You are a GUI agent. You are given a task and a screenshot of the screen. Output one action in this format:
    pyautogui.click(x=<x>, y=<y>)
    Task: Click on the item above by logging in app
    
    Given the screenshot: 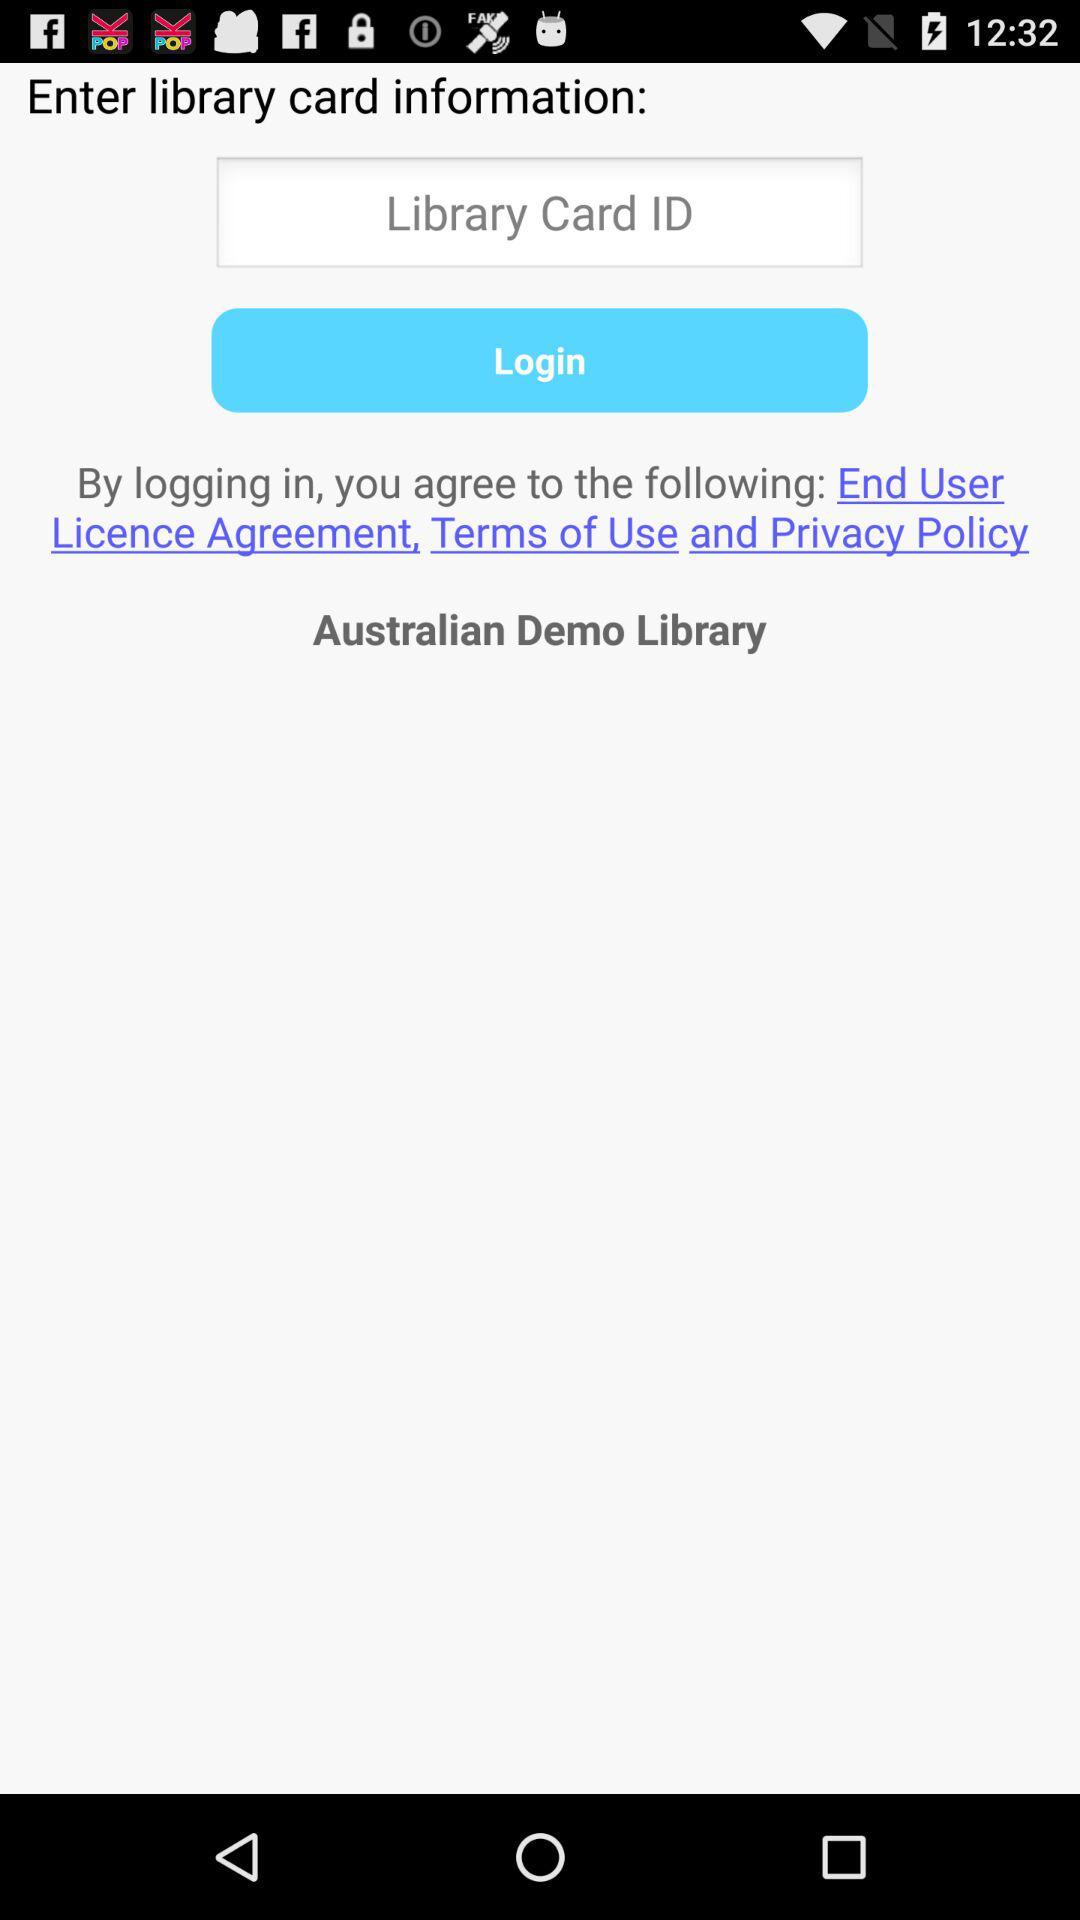 What is the action you would take?
    pyautogui.click(x=538, y=360)
    